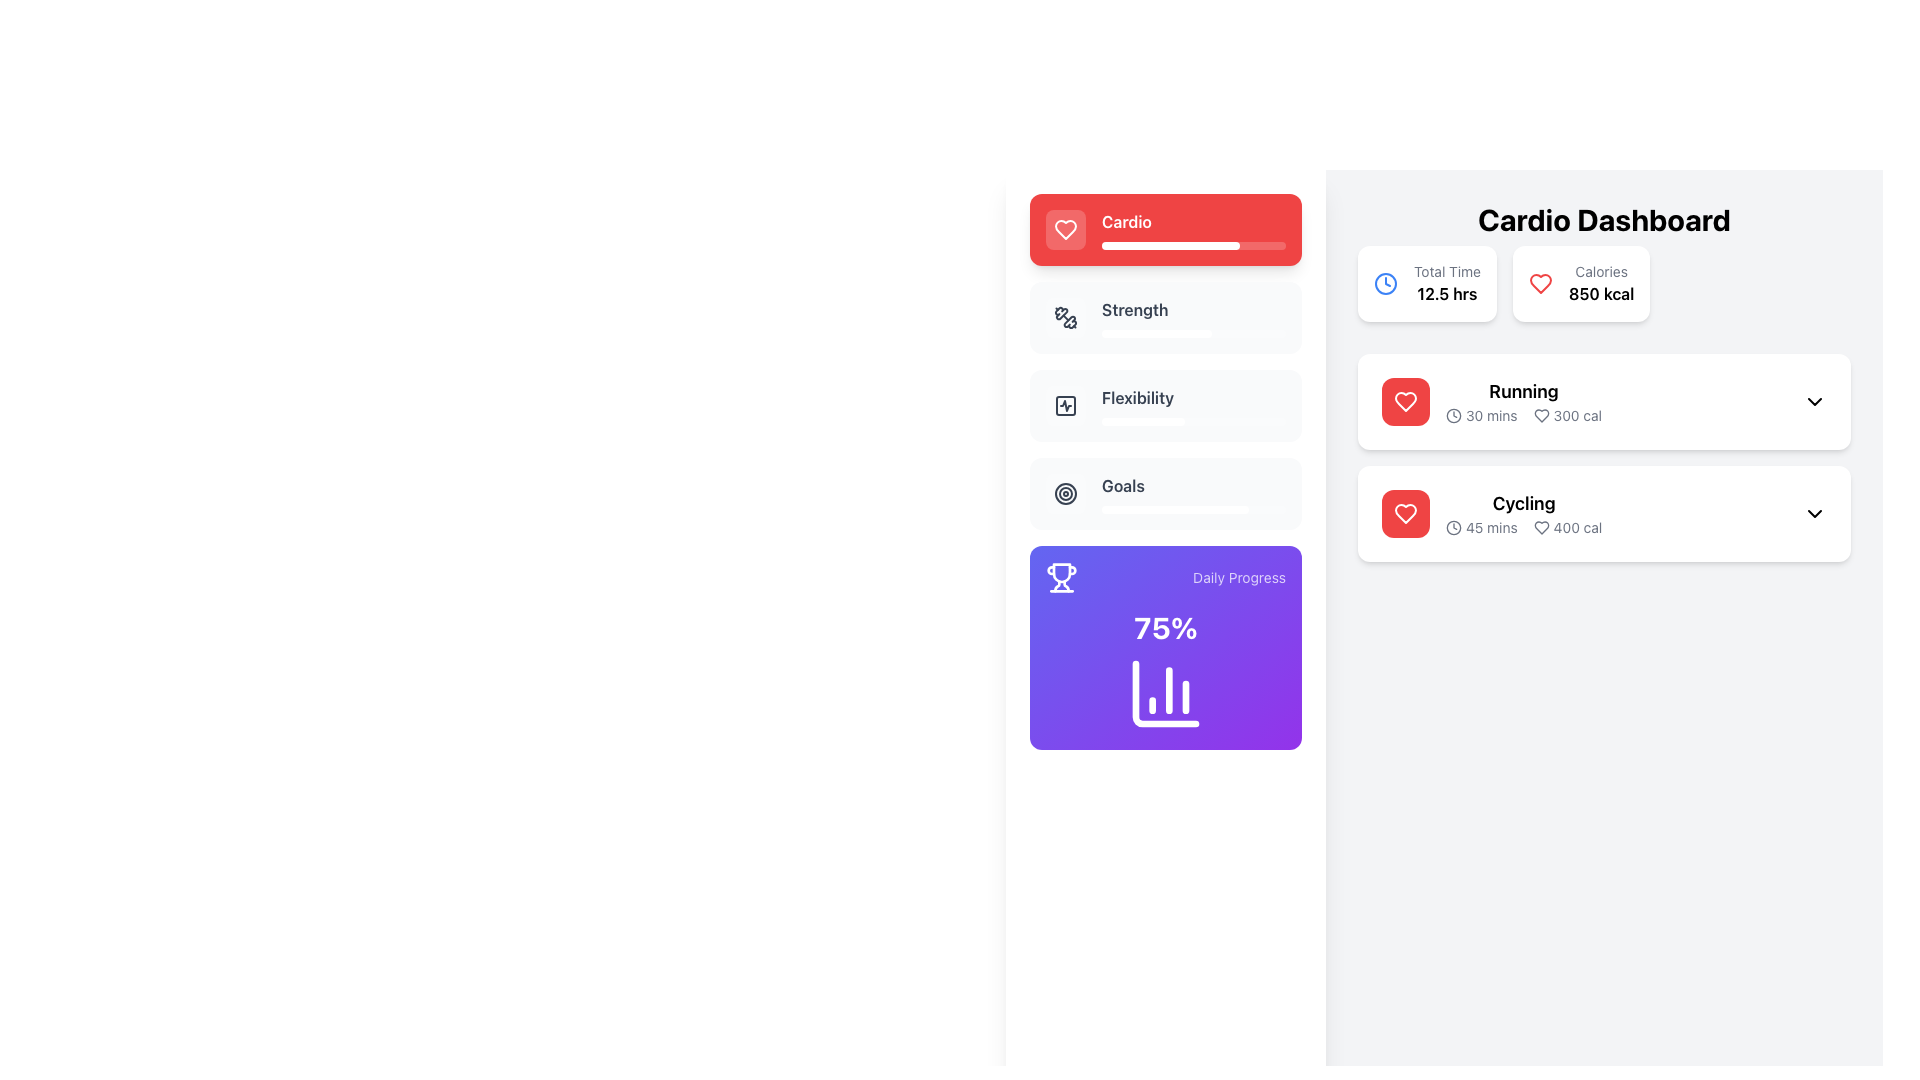 The width and height of the screenshot is (1920, 1080). What do you see at coordinates (1523, 392) in the screenshot?
I see `the Text label that identifies the activity type as 'Running', located in the right-side section of the Cardio Dashboard interface` at bounding box center [1523, 392].